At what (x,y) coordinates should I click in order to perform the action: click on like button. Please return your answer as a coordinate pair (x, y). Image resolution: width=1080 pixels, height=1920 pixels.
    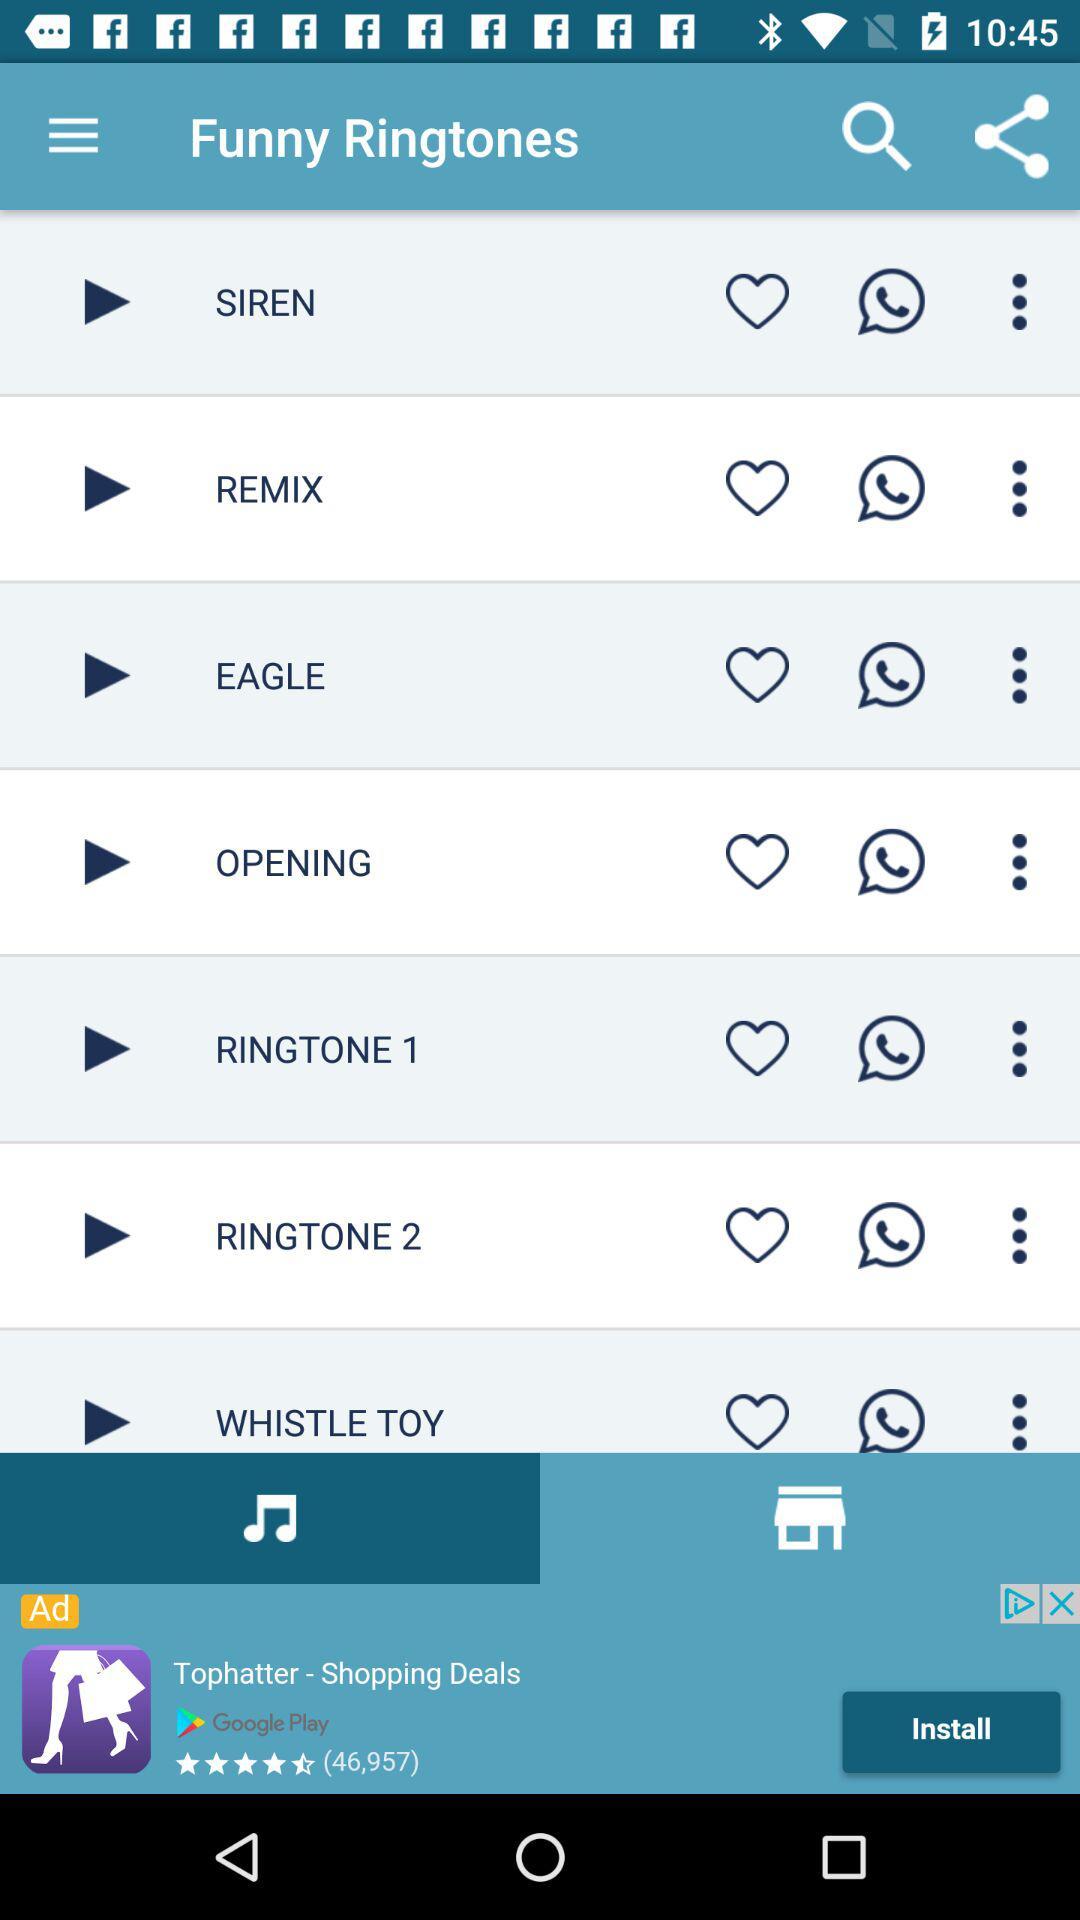
    Looking at the image, I should click on (757, 1415).